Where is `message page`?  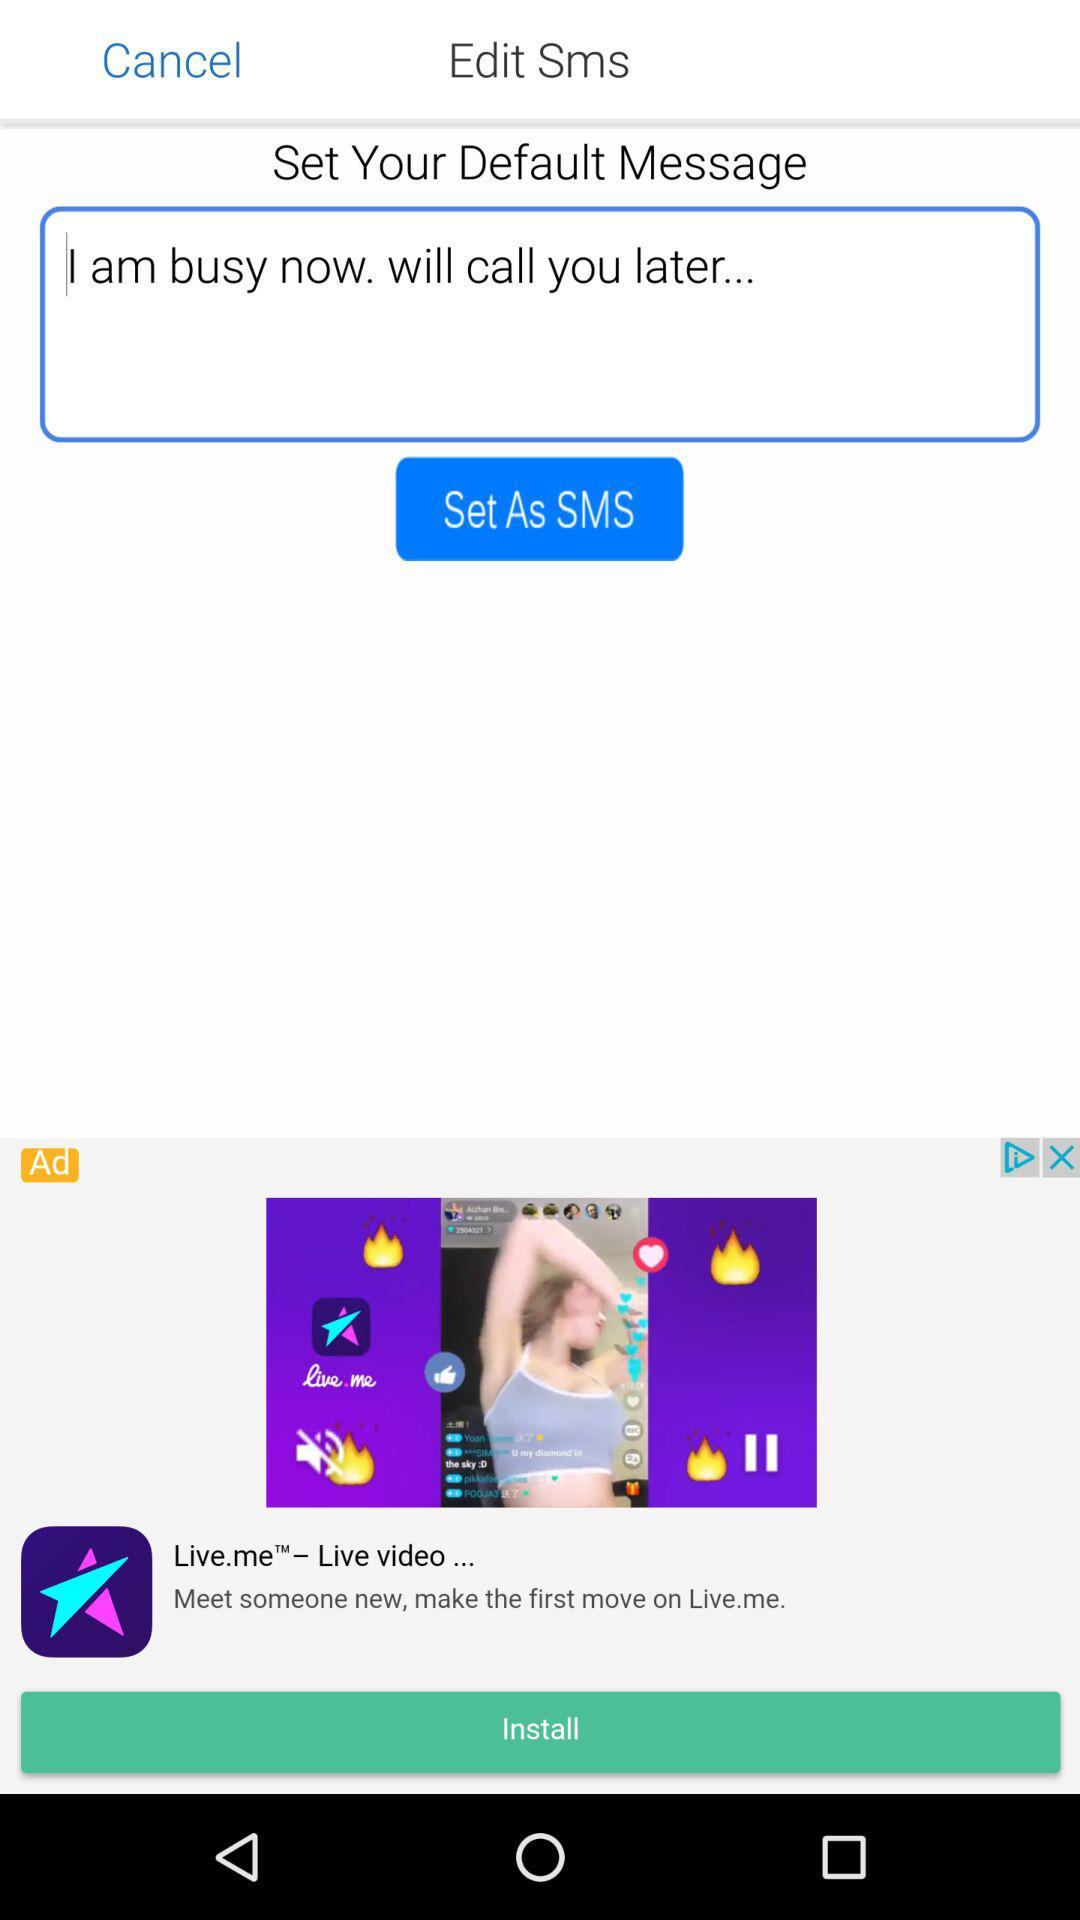
message page is located at coordinates (538, 508).